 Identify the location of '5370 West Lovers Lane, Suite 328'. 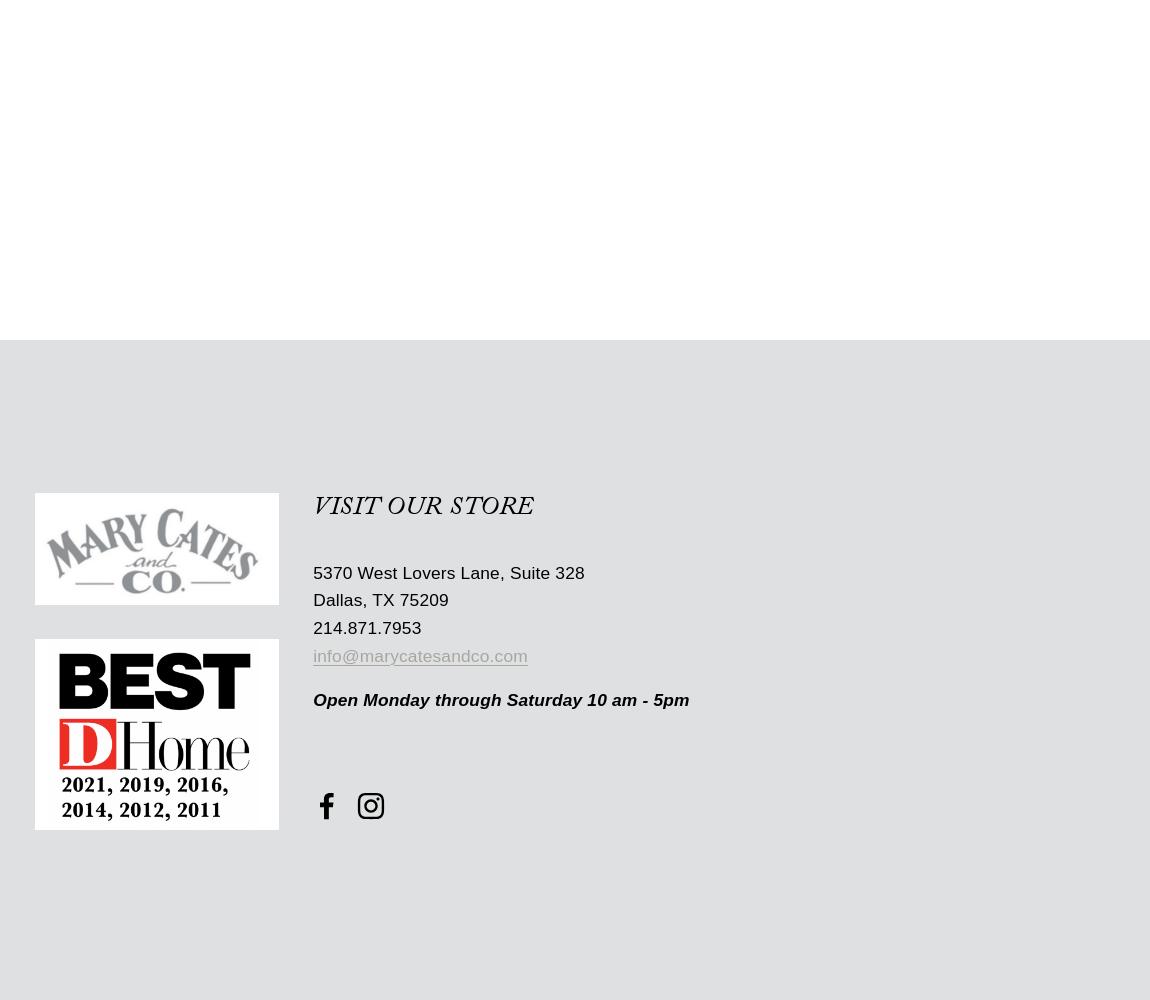
(448, 571).